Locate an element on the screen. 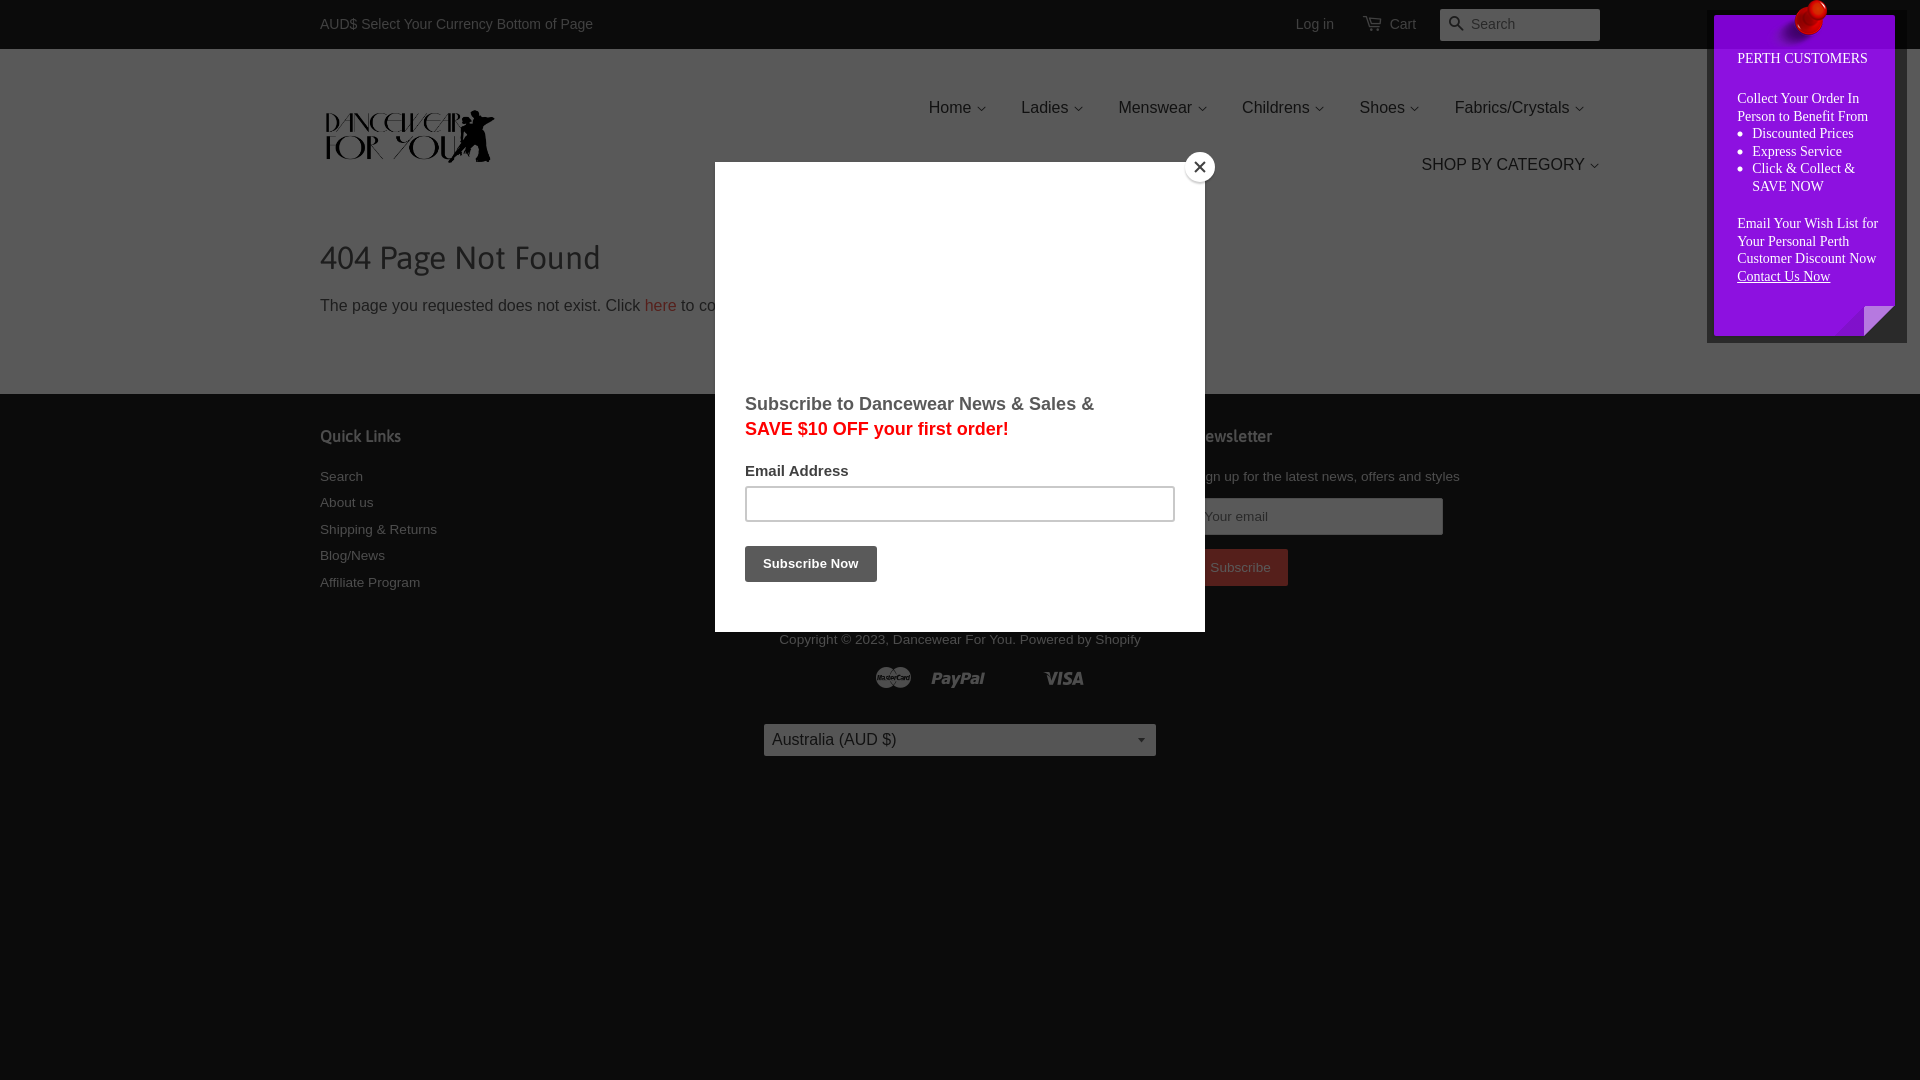  'Blog/News' is located at coordinates (352, 555).